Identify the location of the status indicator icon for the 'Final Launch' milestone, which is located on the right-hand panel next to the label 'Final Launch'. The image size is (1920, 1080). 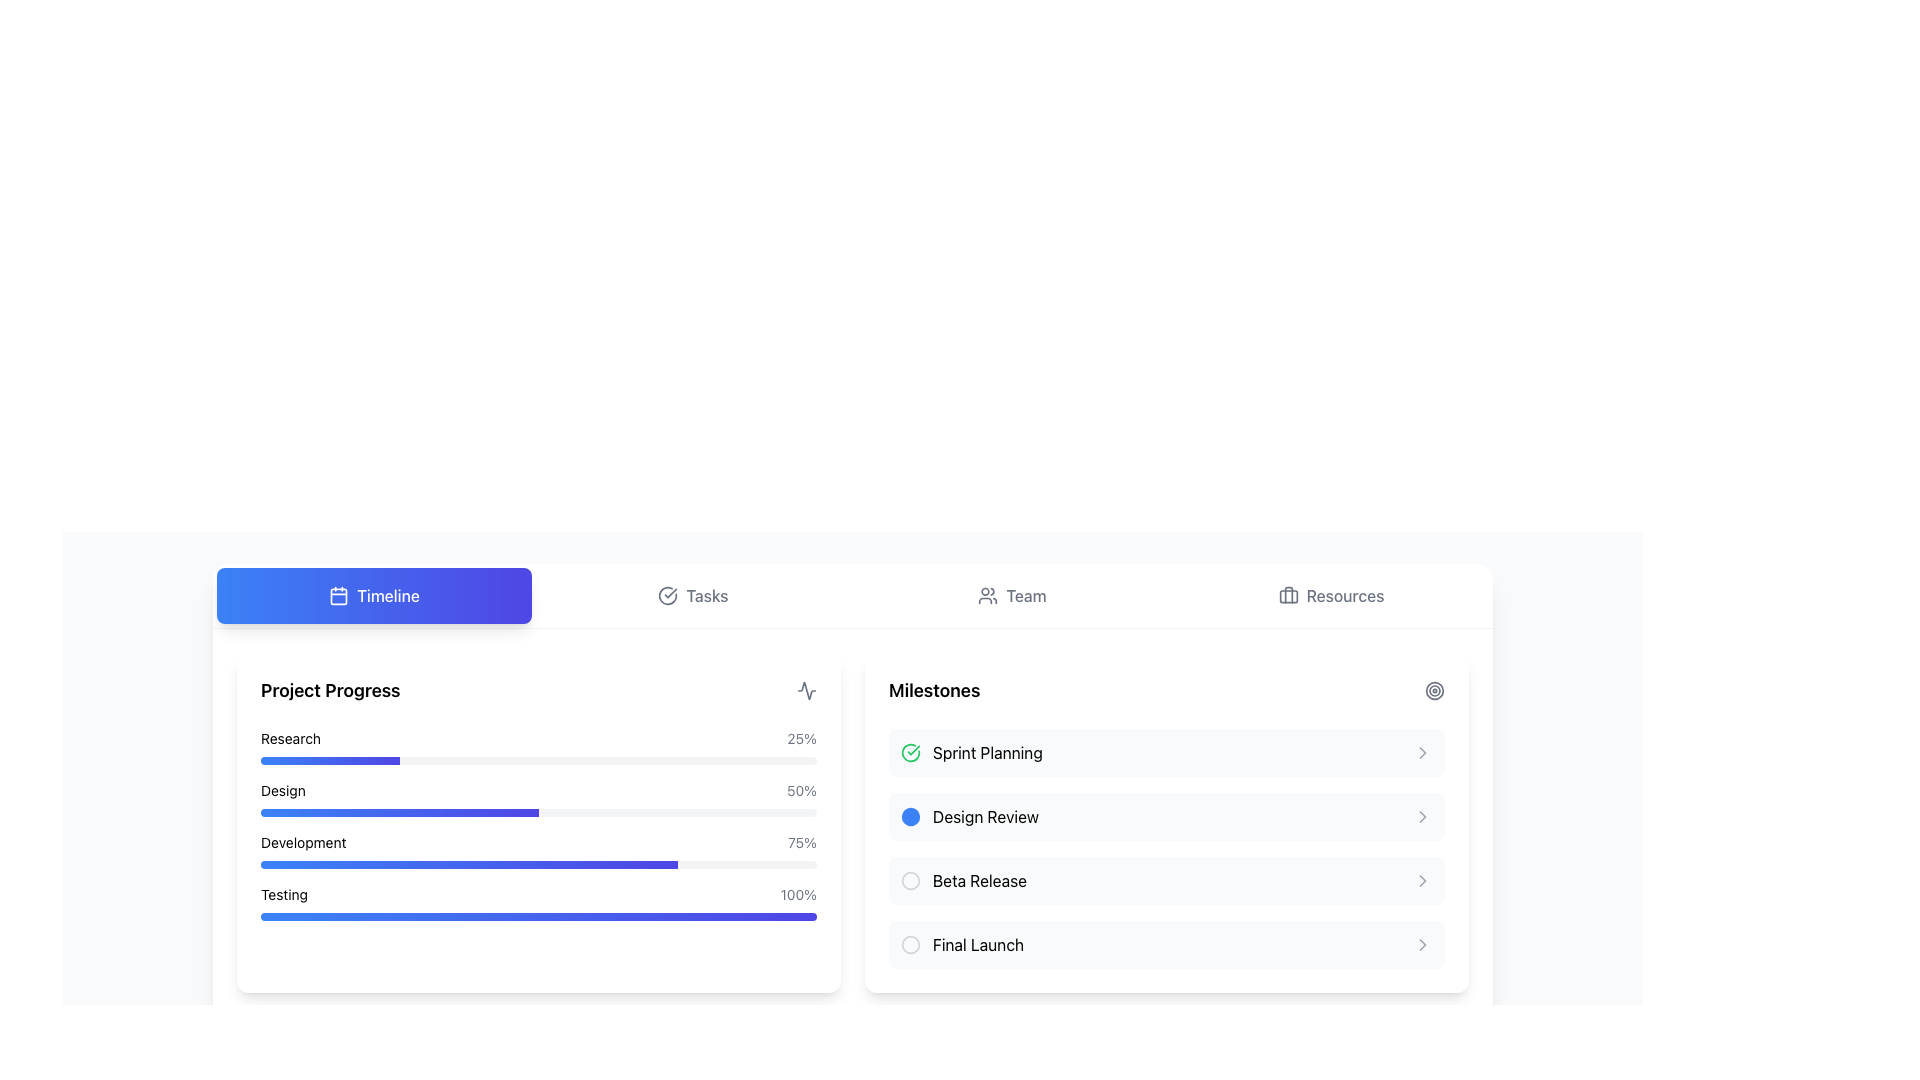
(910, 945).